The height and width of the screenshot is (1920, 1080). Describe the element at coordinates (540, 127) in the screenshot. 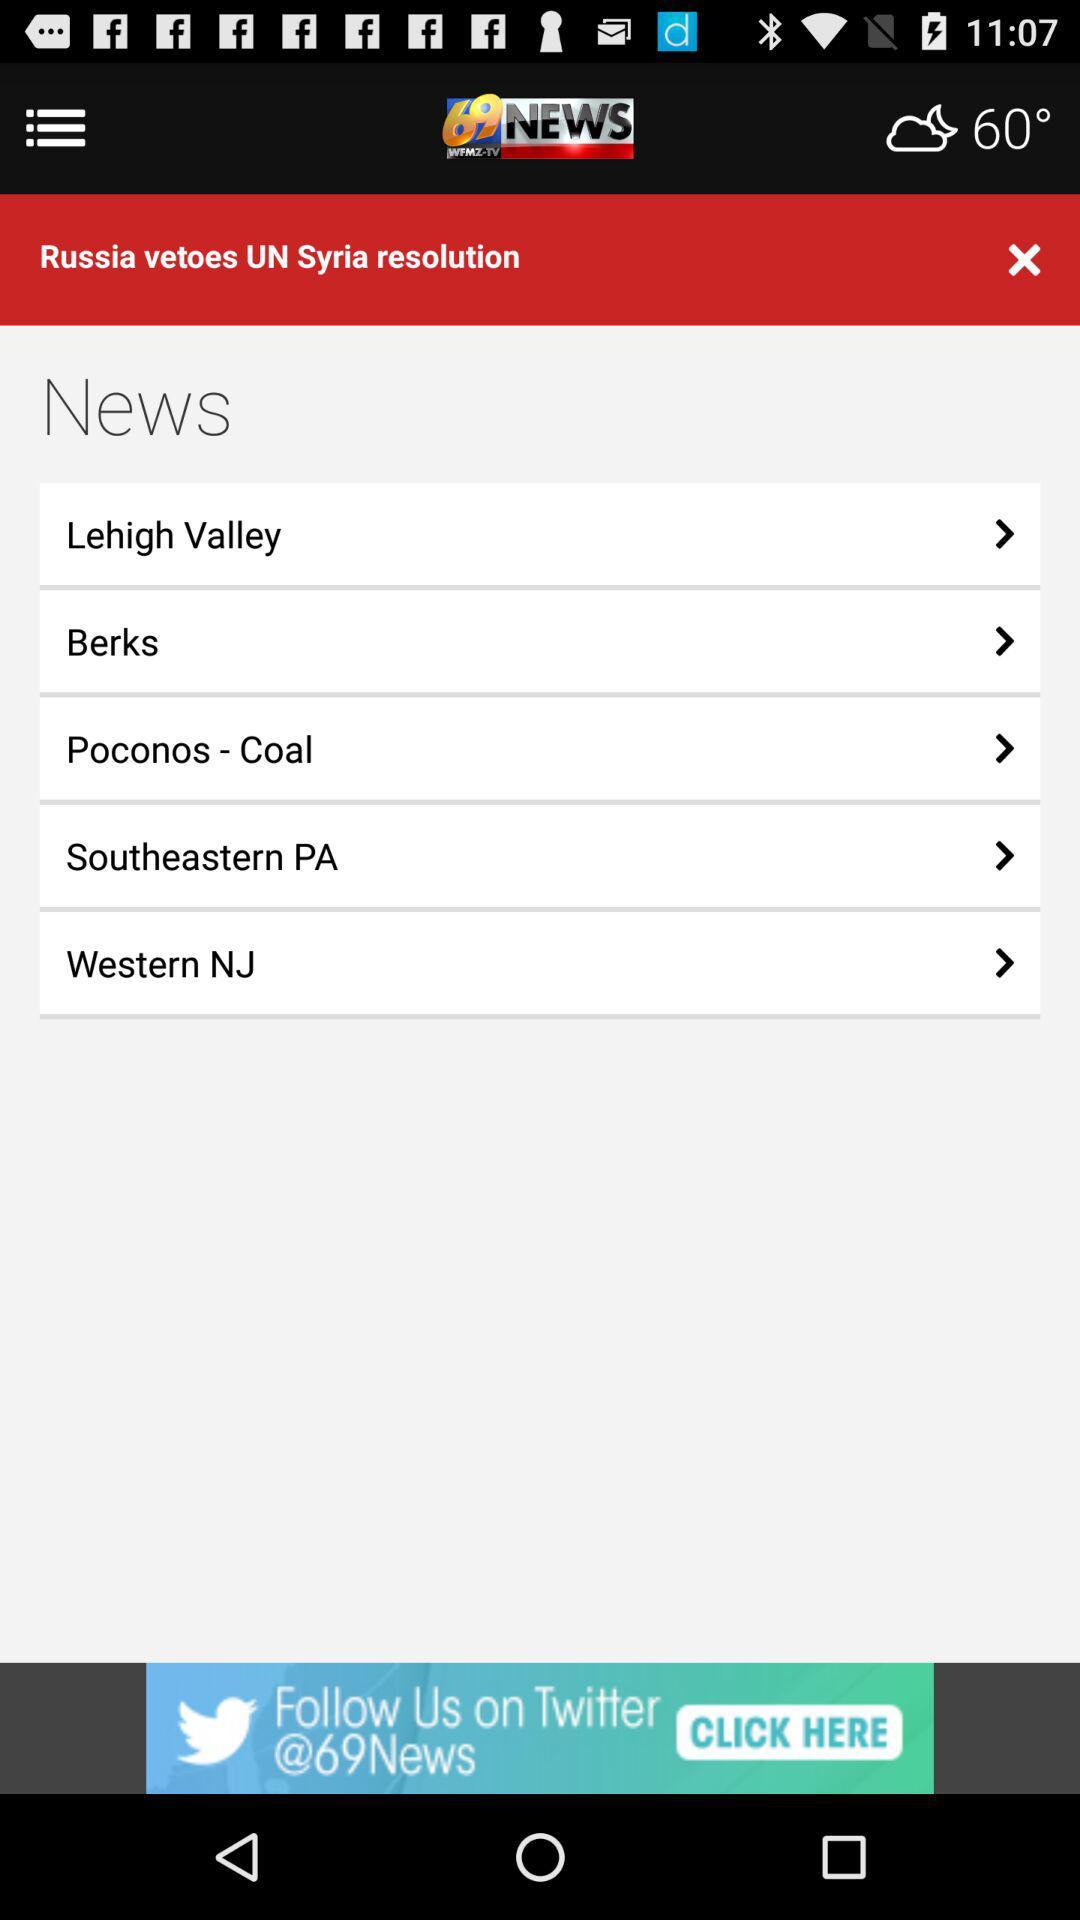

I see `advertisement cloud news` at that location.